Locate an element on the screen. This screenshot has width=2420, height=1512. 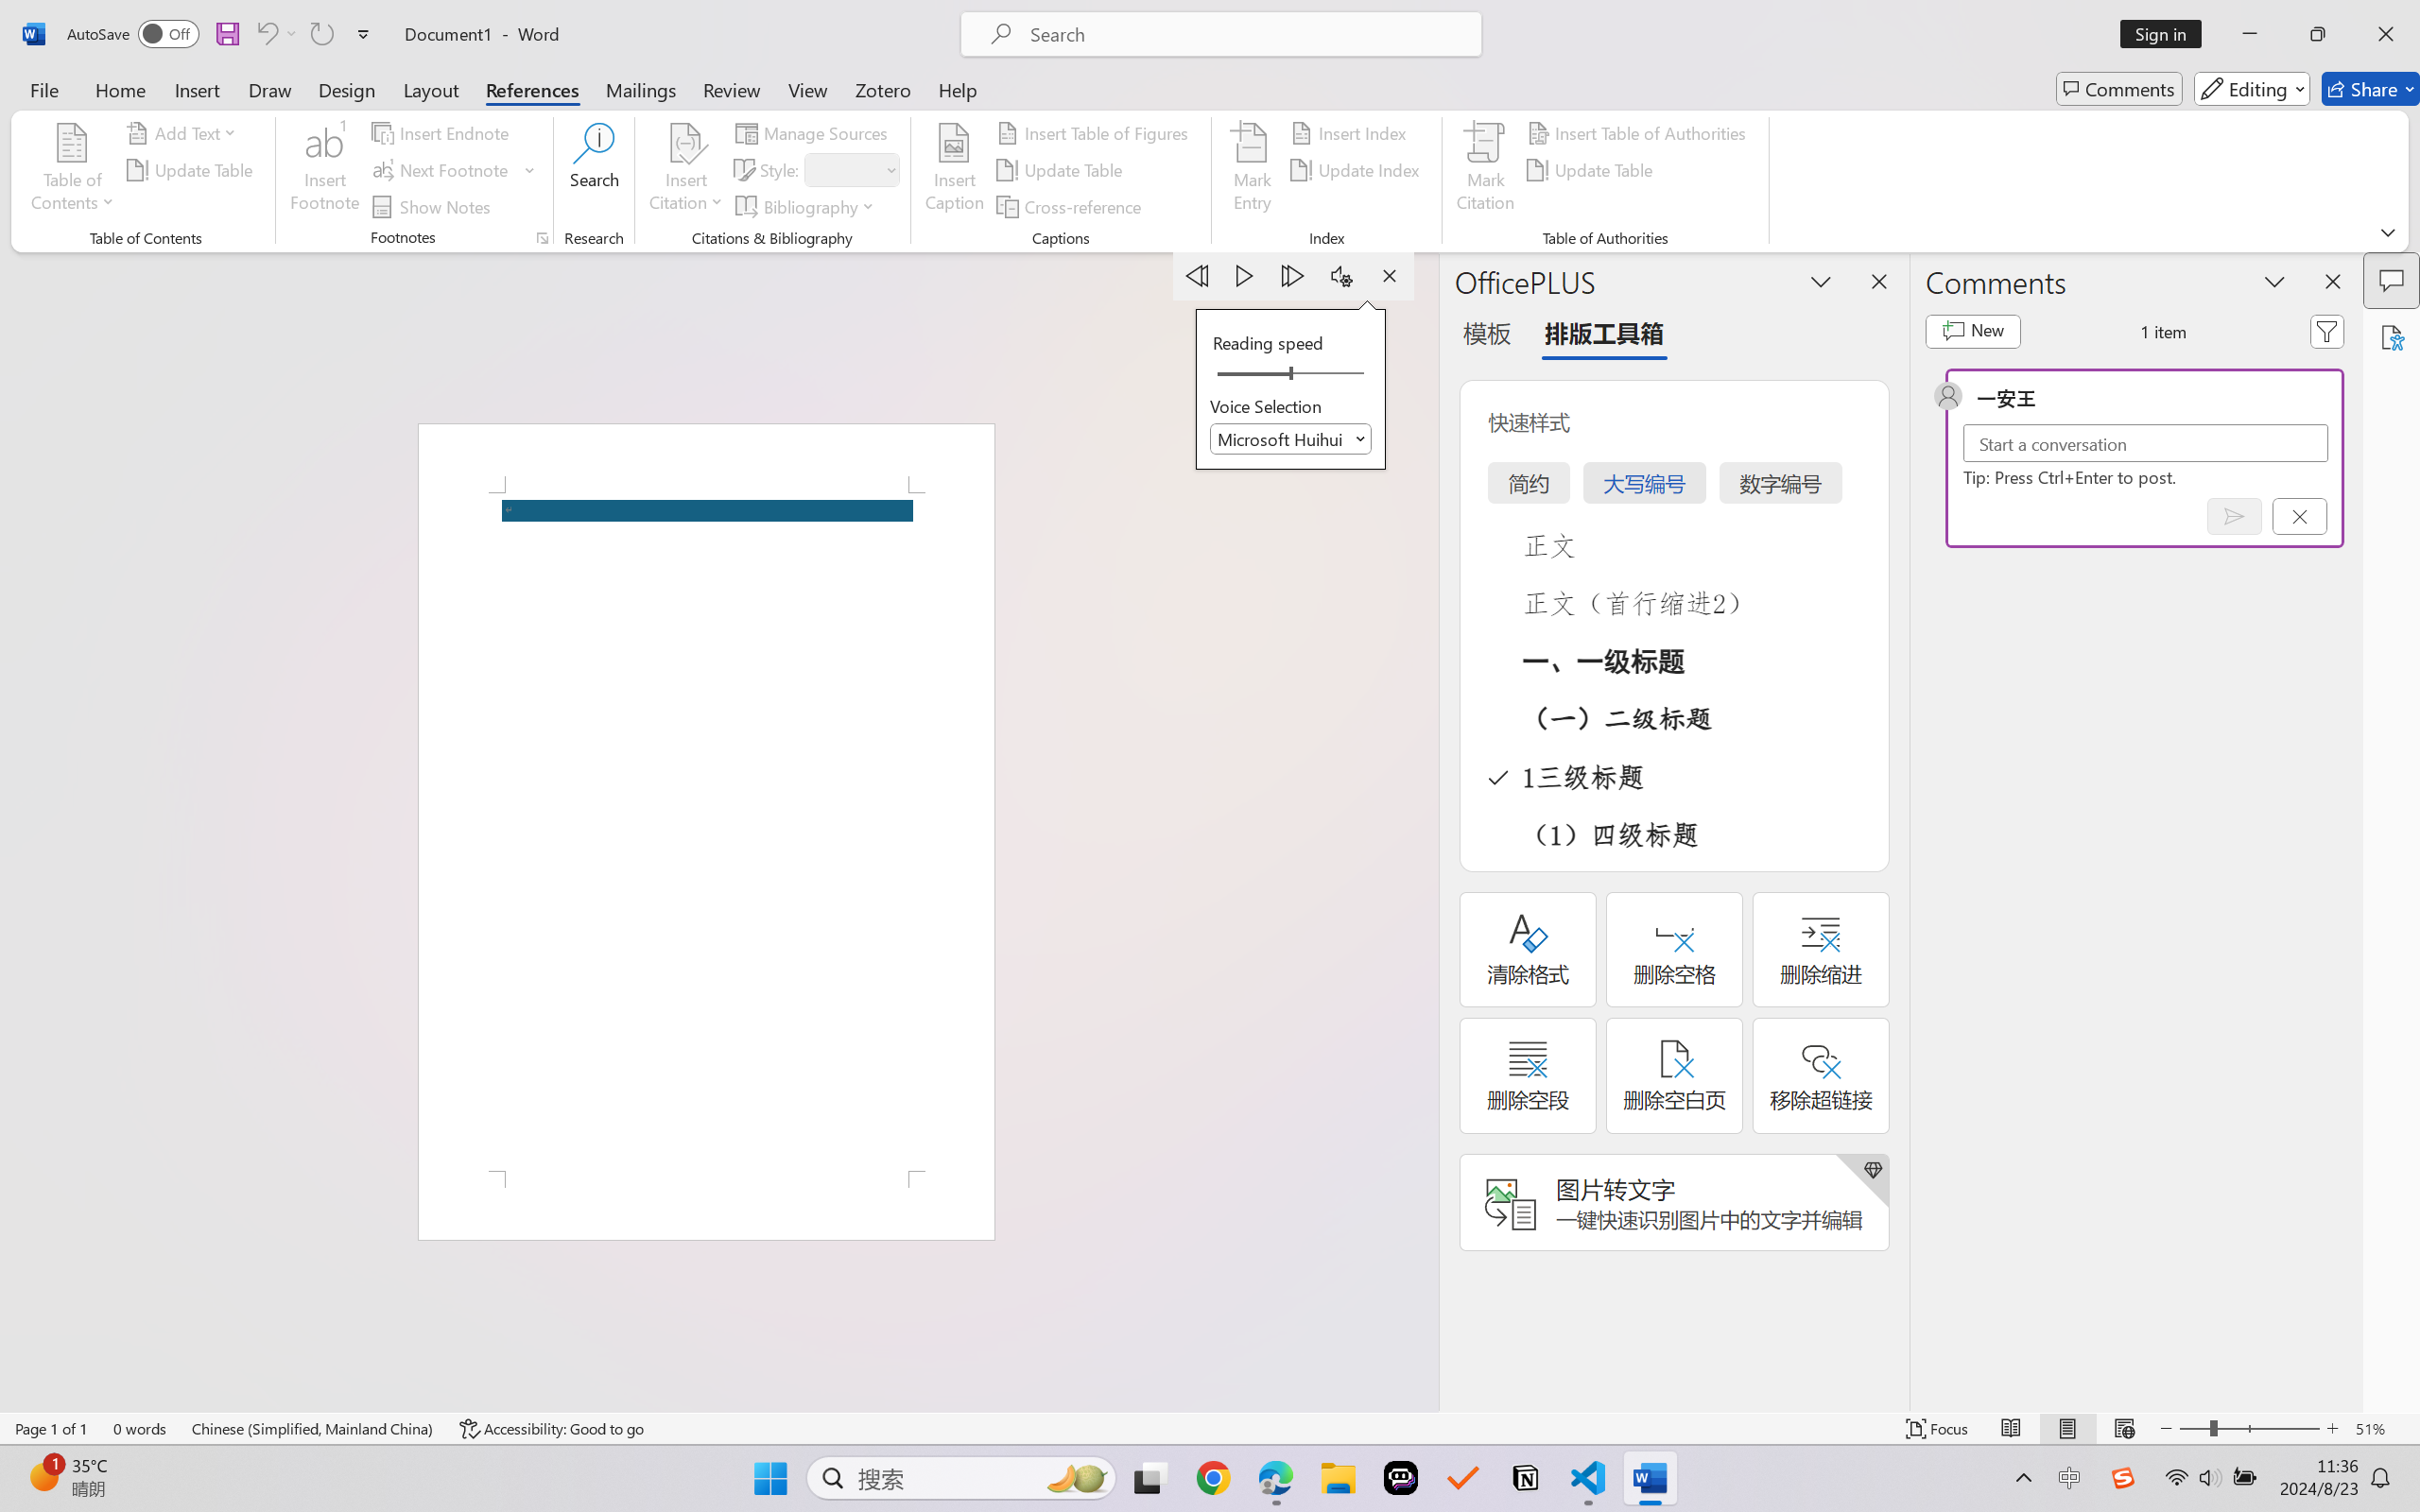
'Update Table' is located at coordinates (1592, 170).